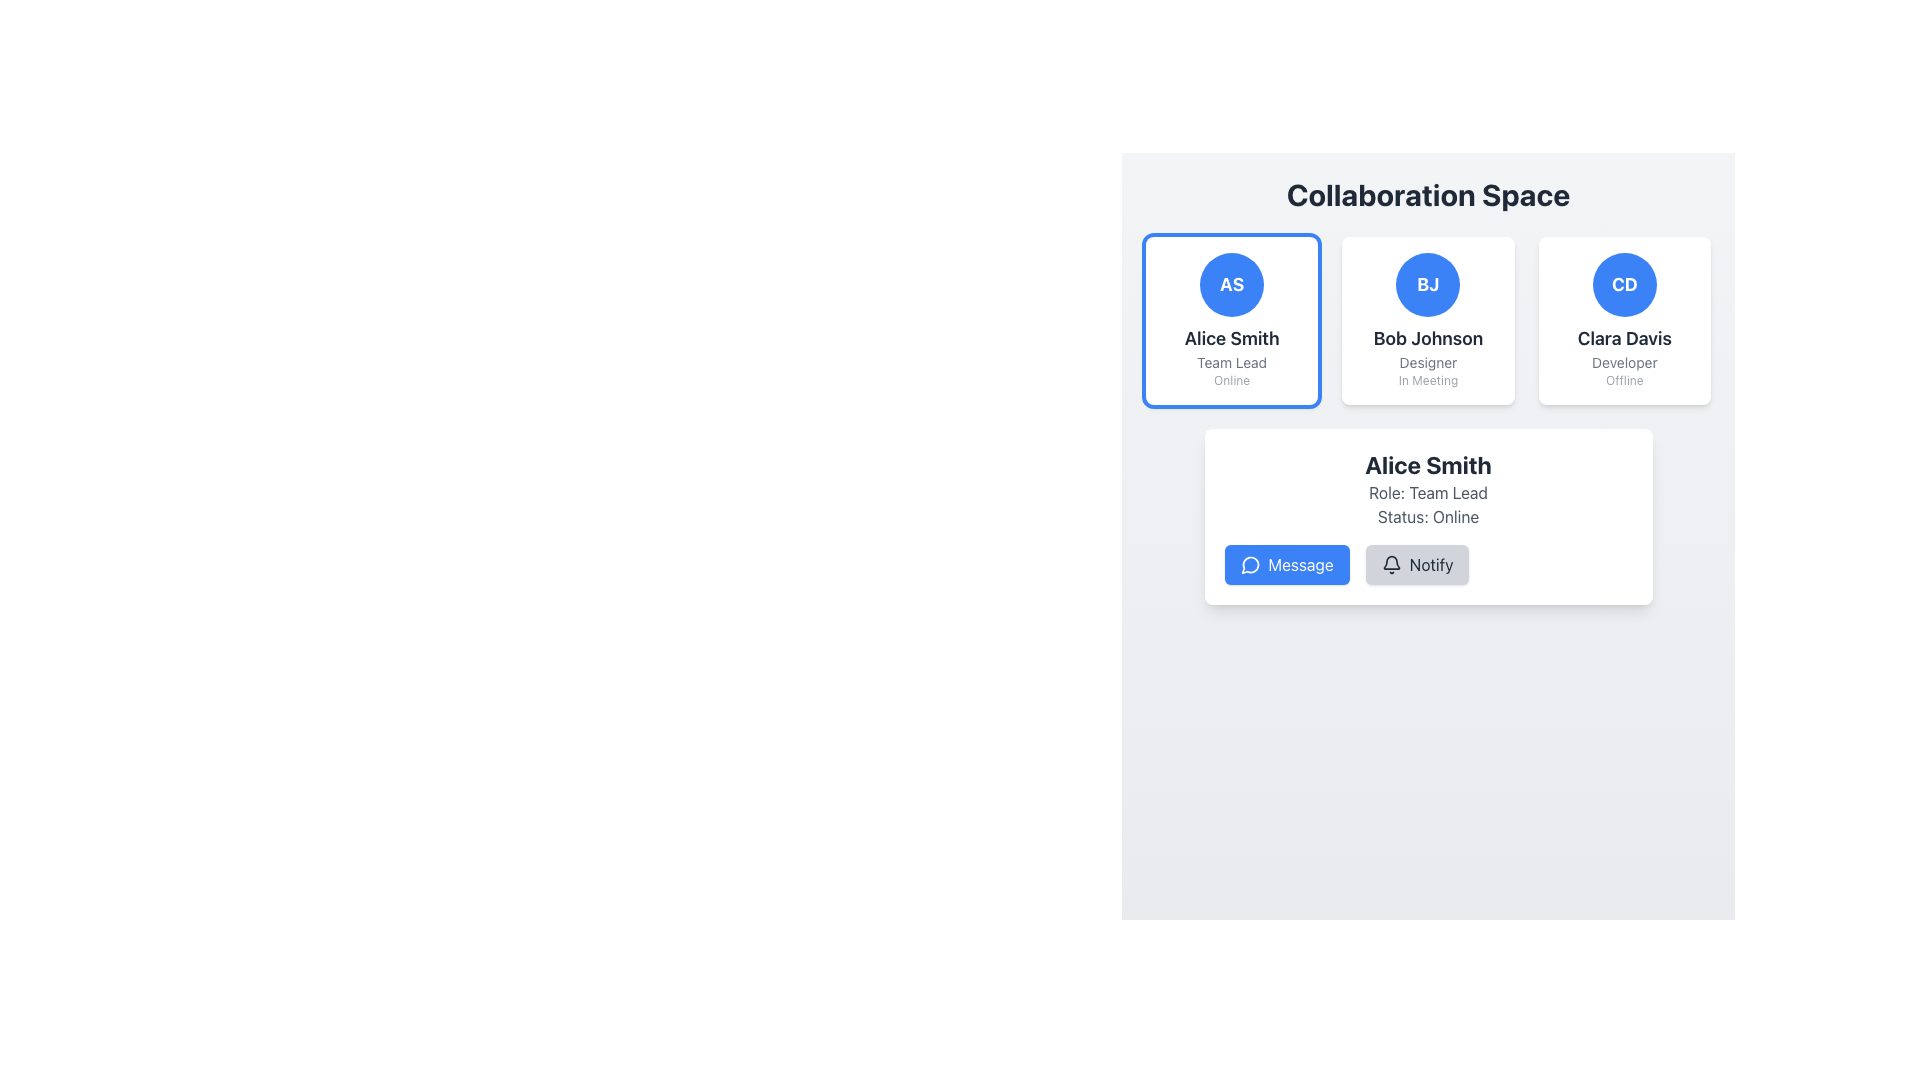 Image resolution: width=1920 pixels, height=1080 pixels. I want to click on the text label indicating 'In Meeting' status for 'Bob Johnson', which is located underneath the 'Designer' label in the profile card, so click(1427, 381).